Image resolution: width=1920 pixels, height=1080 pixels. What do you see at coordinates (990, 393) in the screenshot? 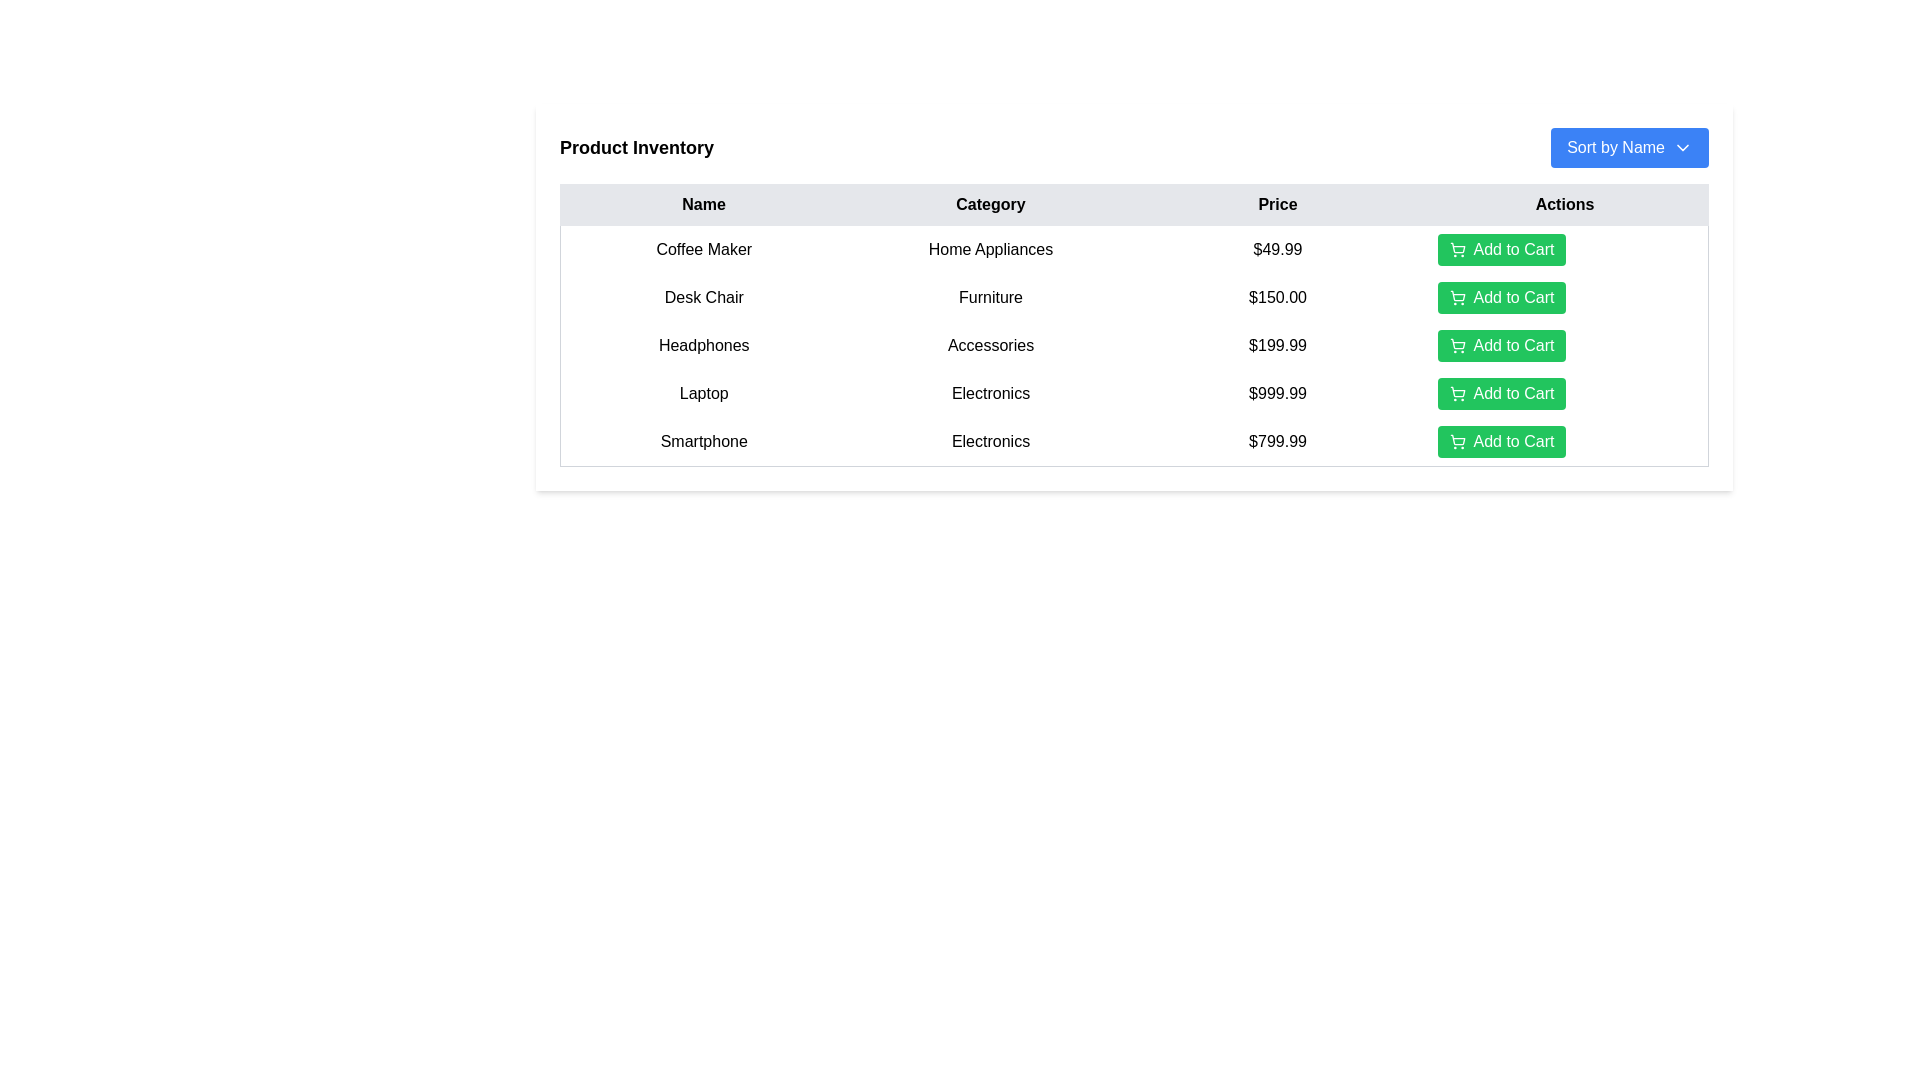
I see `the 'Electronics' label in the 'Category' column of the product table, which is aligned with 'Laptop' in the 'Name' column and '$999.99' in the 'Price' column` at bounding box center [990, 393].